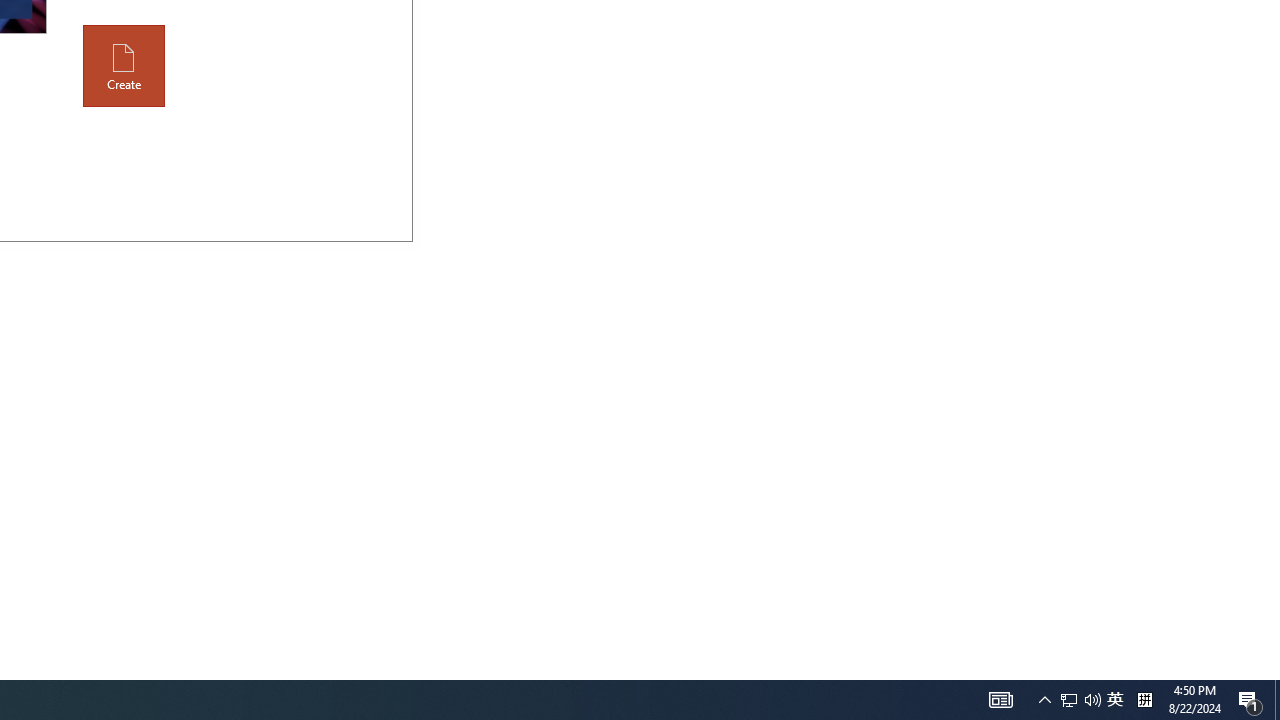 The image size is (1280, 720). What do you see at coordinates (123, 65) in the screenshot?
I see `'Create'` at bounding box center [123, 65].